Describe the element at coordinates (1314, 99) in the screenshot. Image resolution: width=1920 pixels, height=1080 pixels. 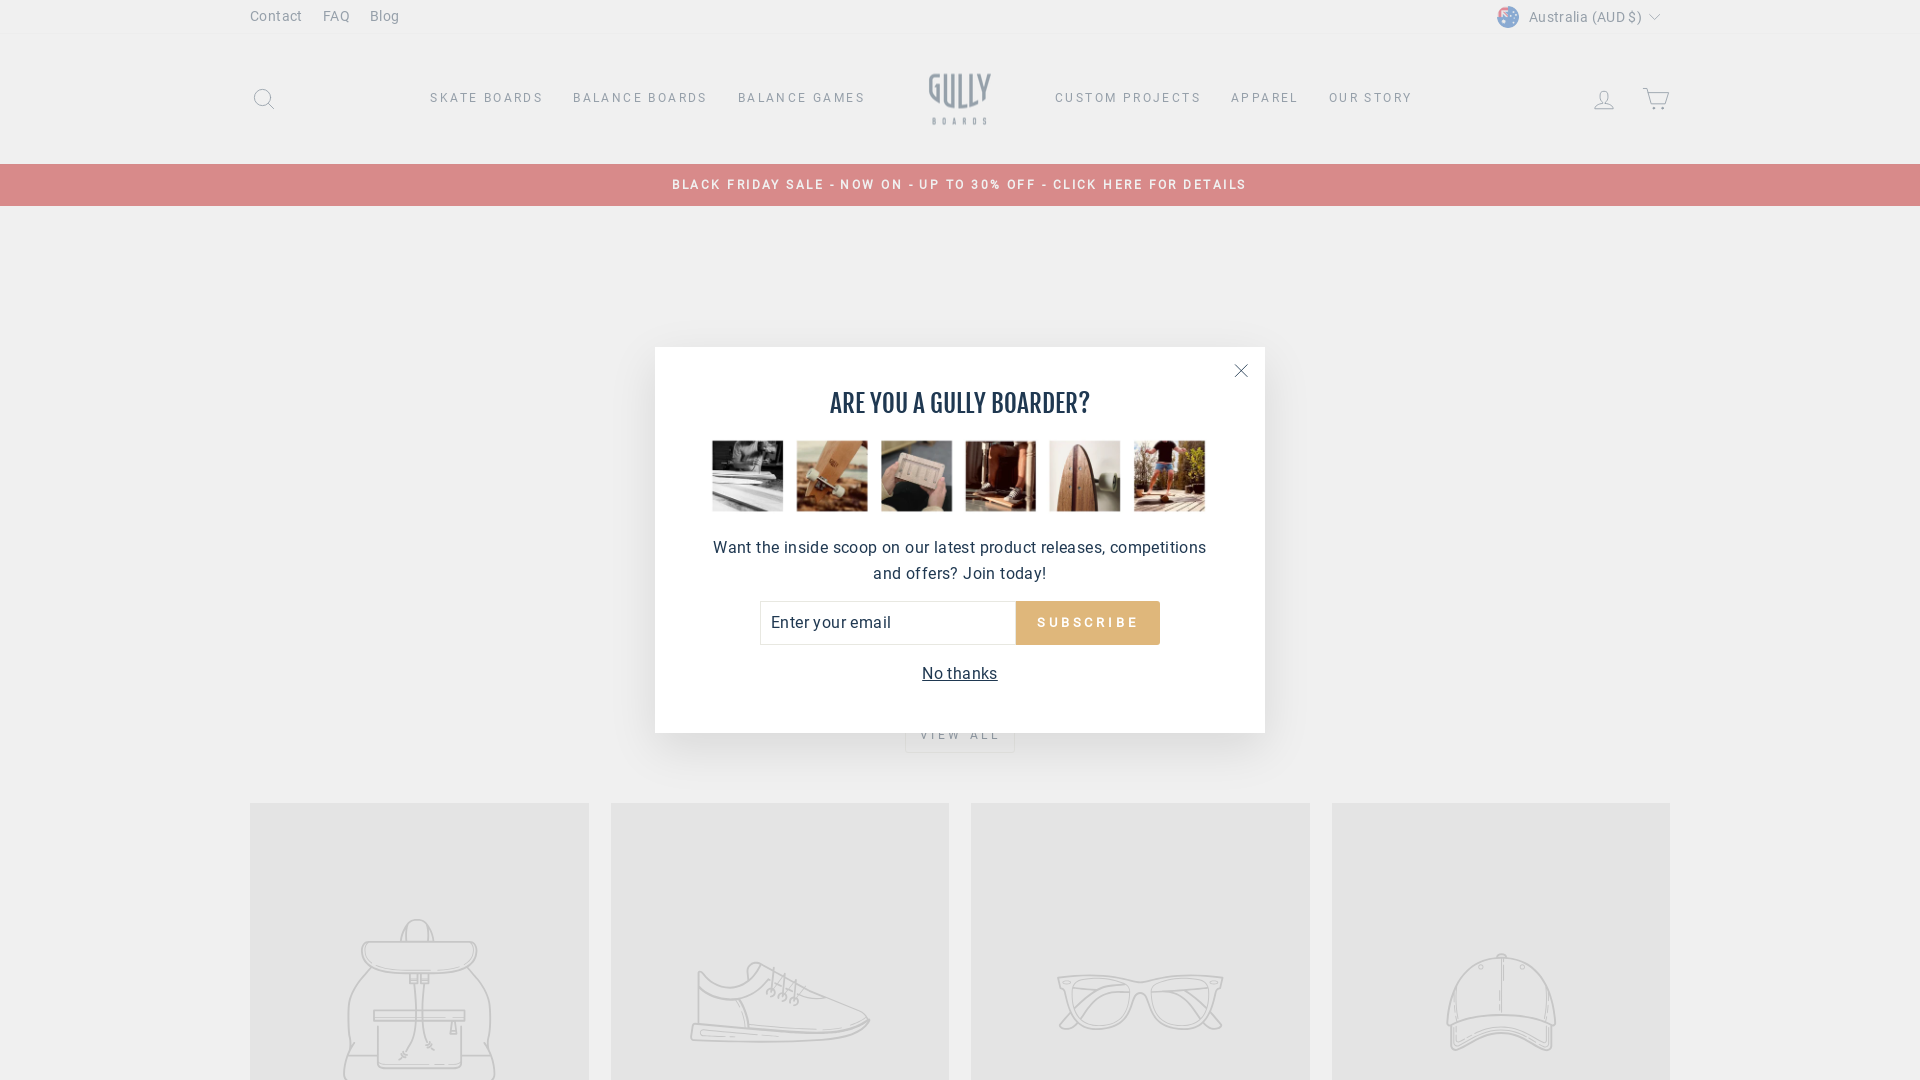
I see `'OUR STORY'` at that location.